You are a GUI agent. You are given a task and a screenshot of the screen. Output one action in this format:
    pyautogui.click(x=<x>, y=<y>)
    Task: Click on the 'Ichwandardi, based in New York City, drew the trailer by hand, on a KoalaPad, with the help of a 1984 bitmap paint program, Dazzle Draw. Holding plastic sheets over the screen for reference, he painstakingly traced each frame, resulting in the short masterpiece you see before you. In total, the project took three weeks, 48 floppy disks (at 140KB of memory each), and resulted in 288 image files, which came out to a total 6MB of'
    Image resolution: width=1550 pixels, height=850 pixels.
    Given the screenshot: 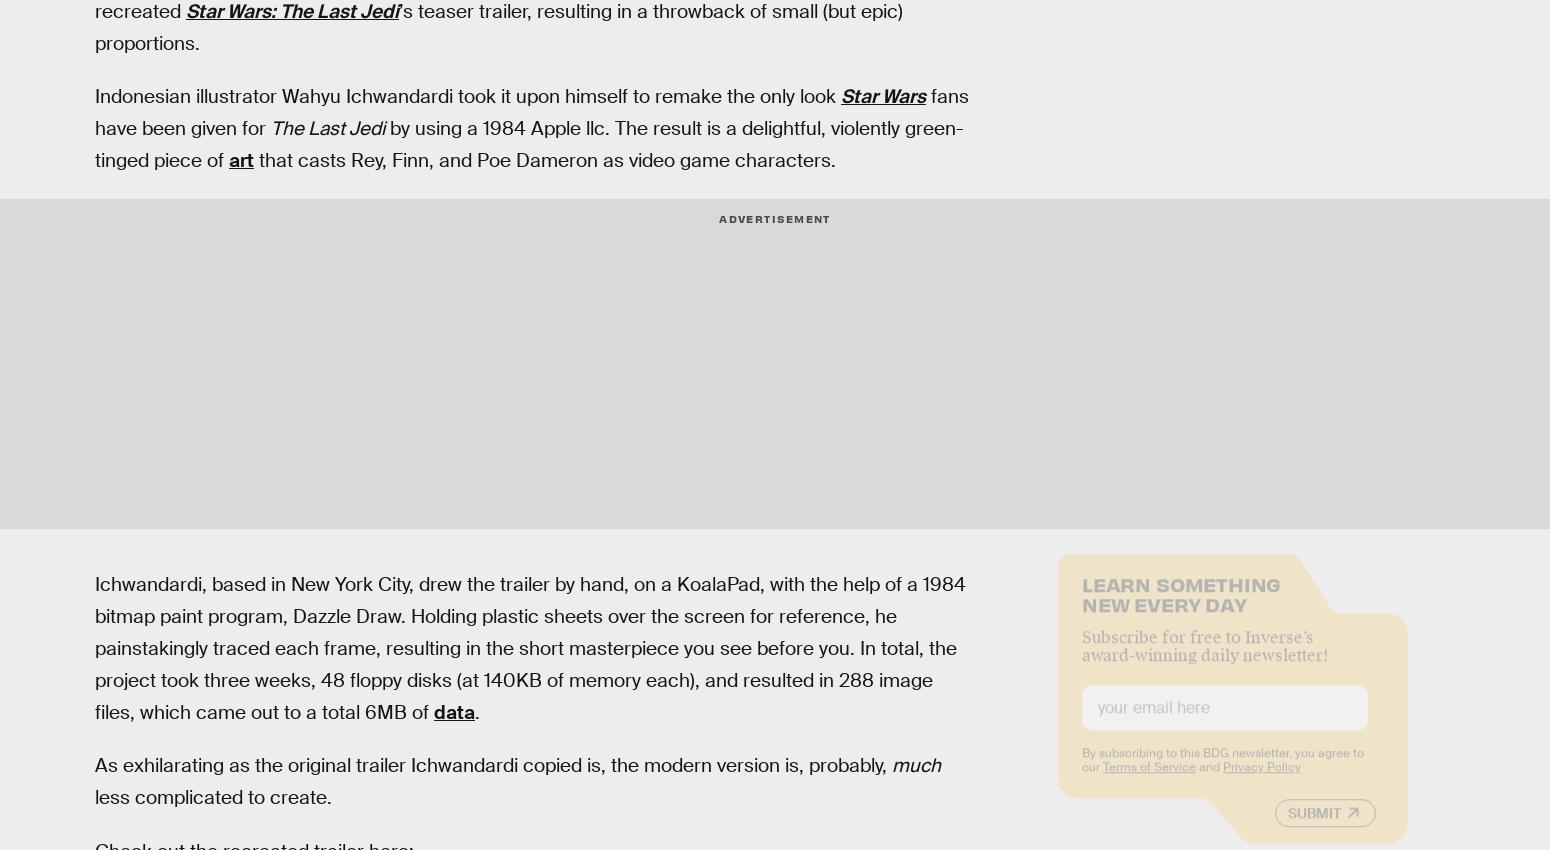 What is the action you would take?
    pyautogui.click(x=529, y=647)
    